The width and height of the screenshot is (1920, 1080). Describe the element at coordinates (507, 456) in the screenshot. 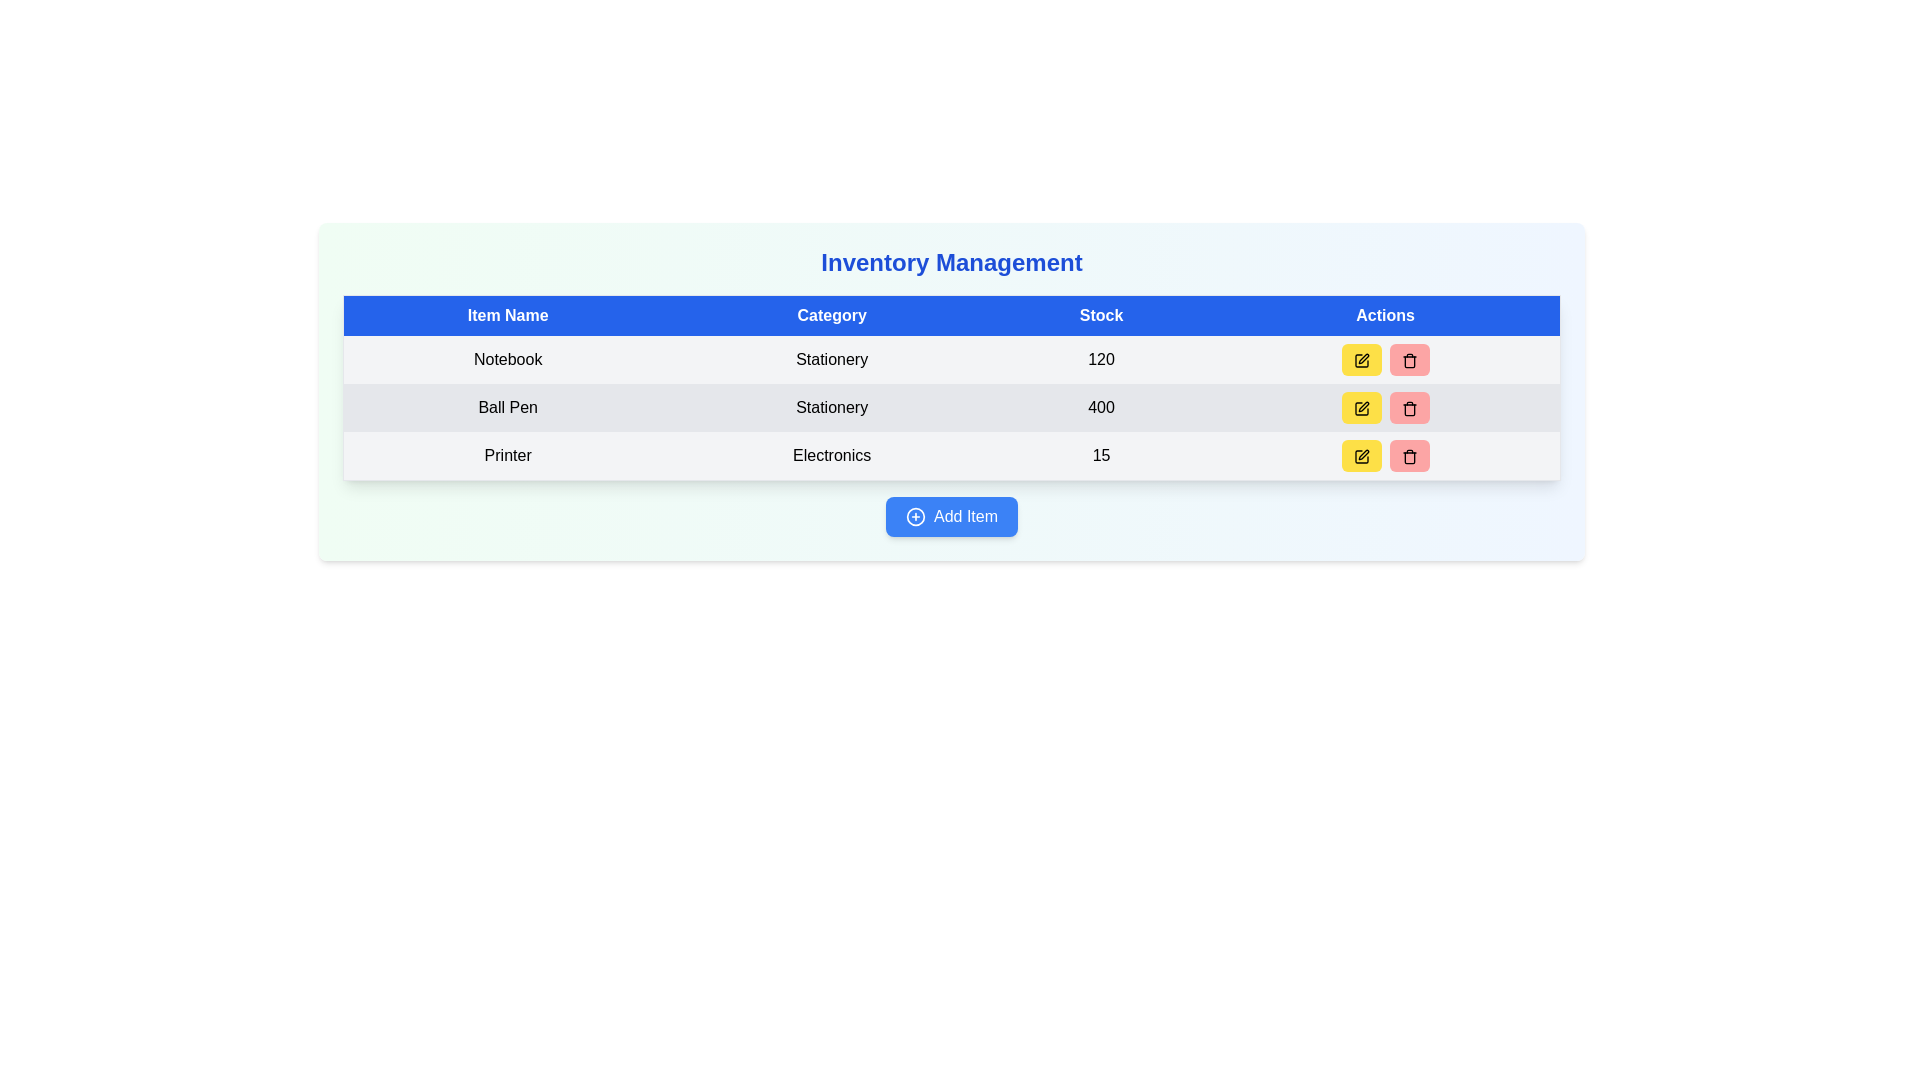

I see `the text label reading 'Printer' which is the first cell in the row of the Inventory Management section, aligned with the 'Item Name' column header` at that location.